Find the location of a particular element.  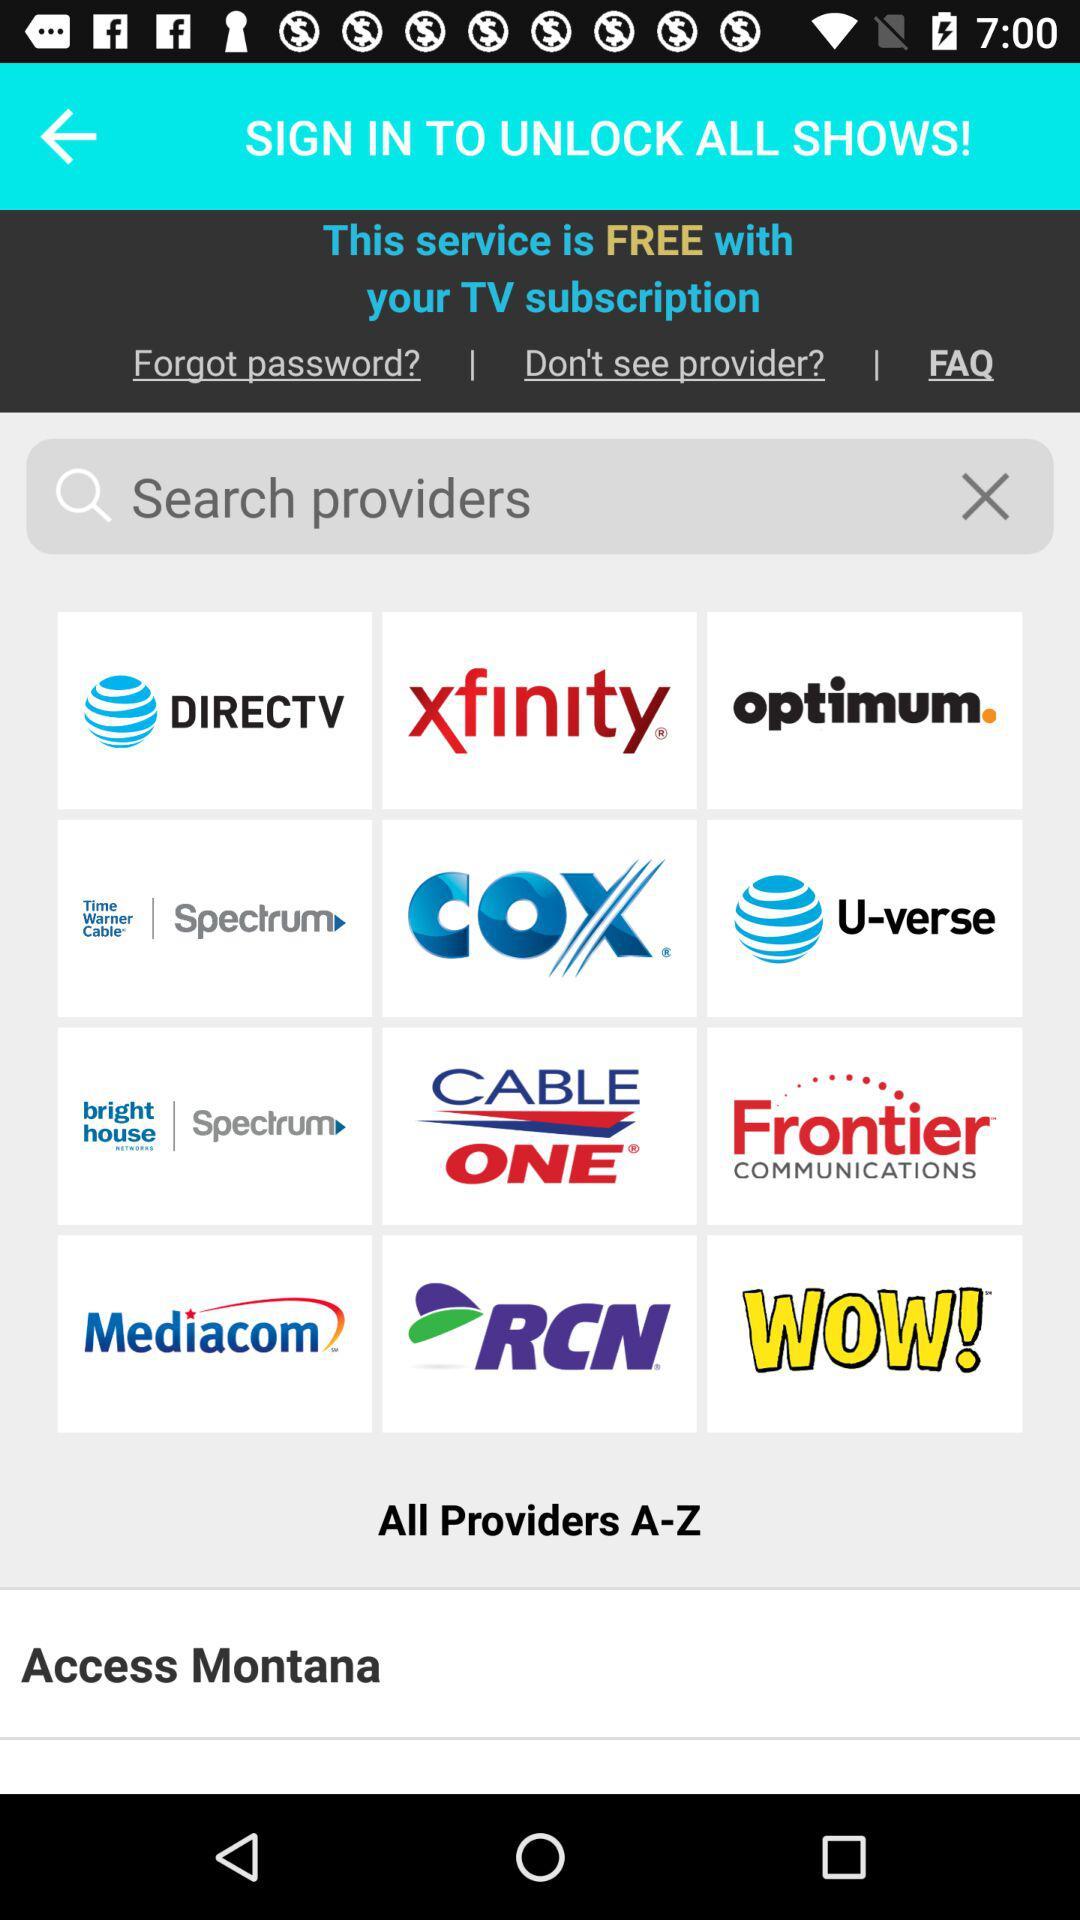

the faq item is located at coordinates (937, 361).